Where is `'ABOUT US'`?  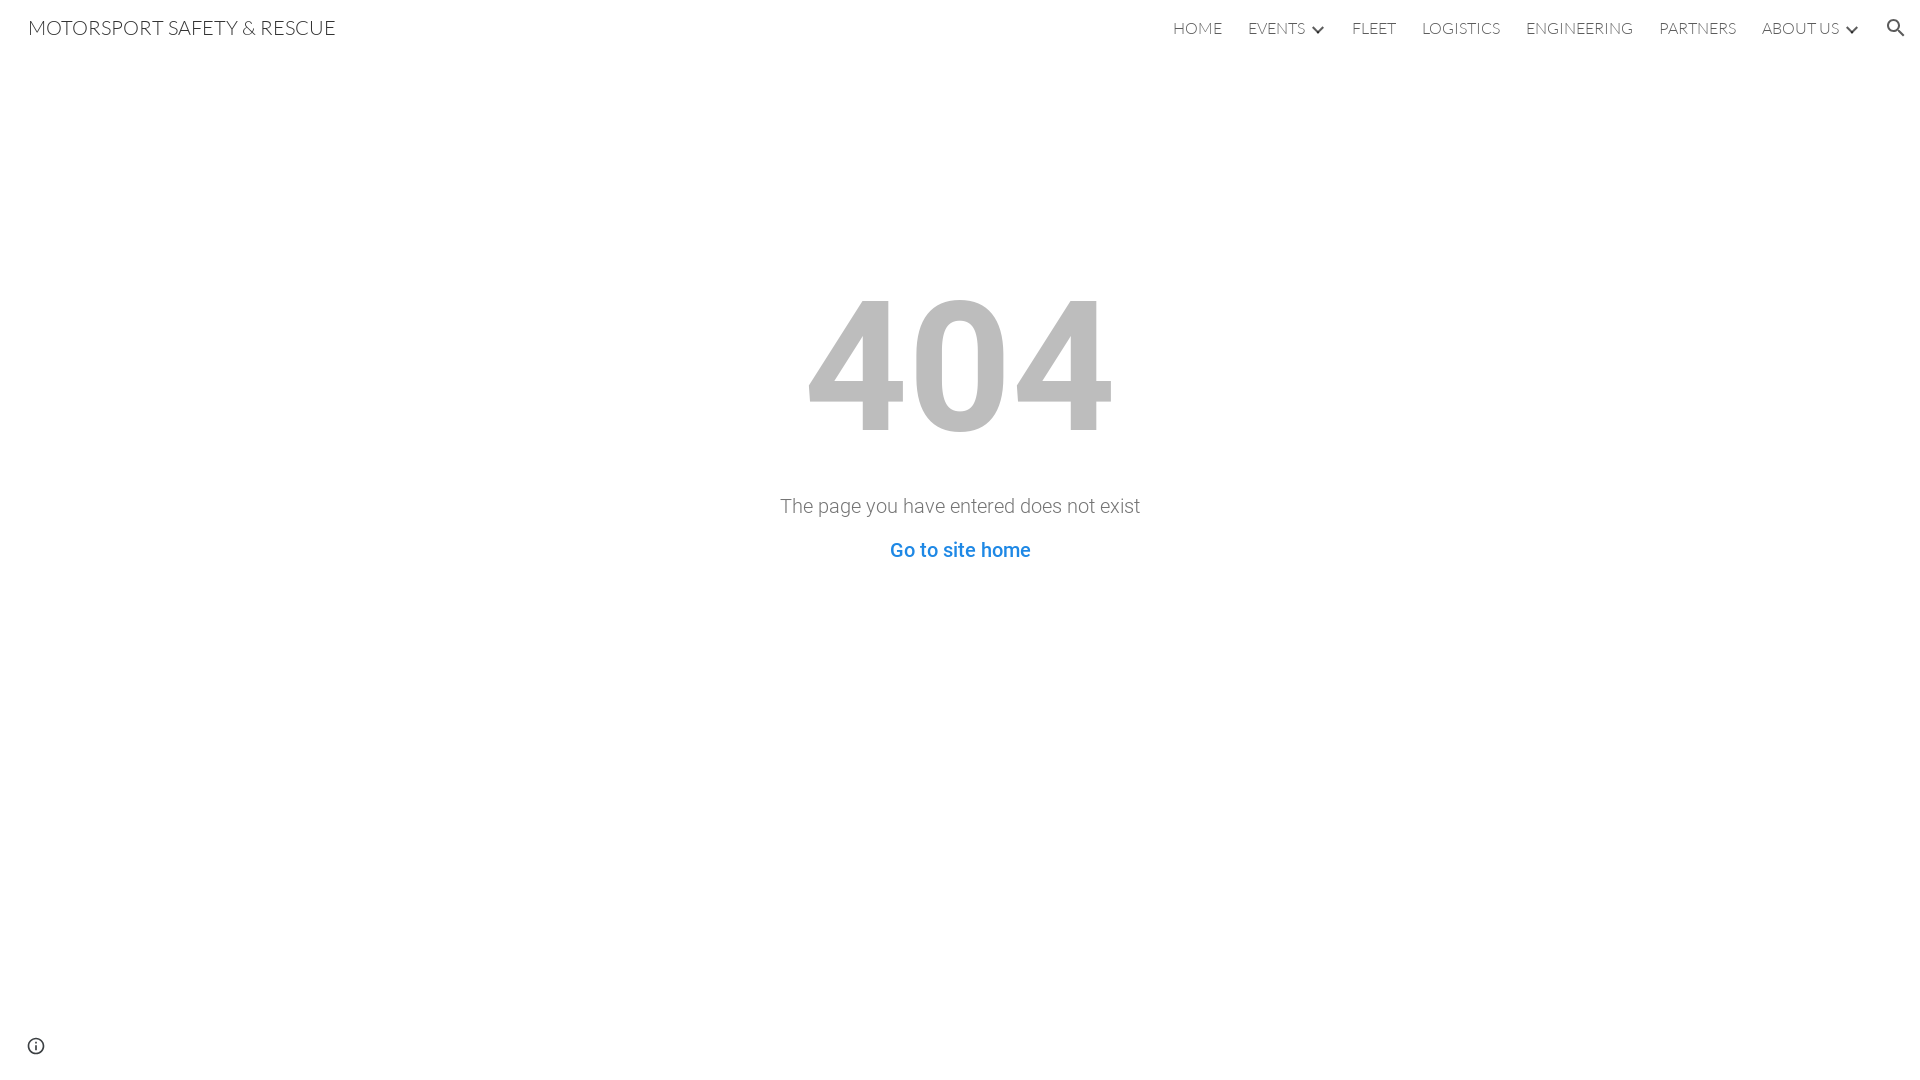
'ABOUT US' is located at coordinates (1800, 27).